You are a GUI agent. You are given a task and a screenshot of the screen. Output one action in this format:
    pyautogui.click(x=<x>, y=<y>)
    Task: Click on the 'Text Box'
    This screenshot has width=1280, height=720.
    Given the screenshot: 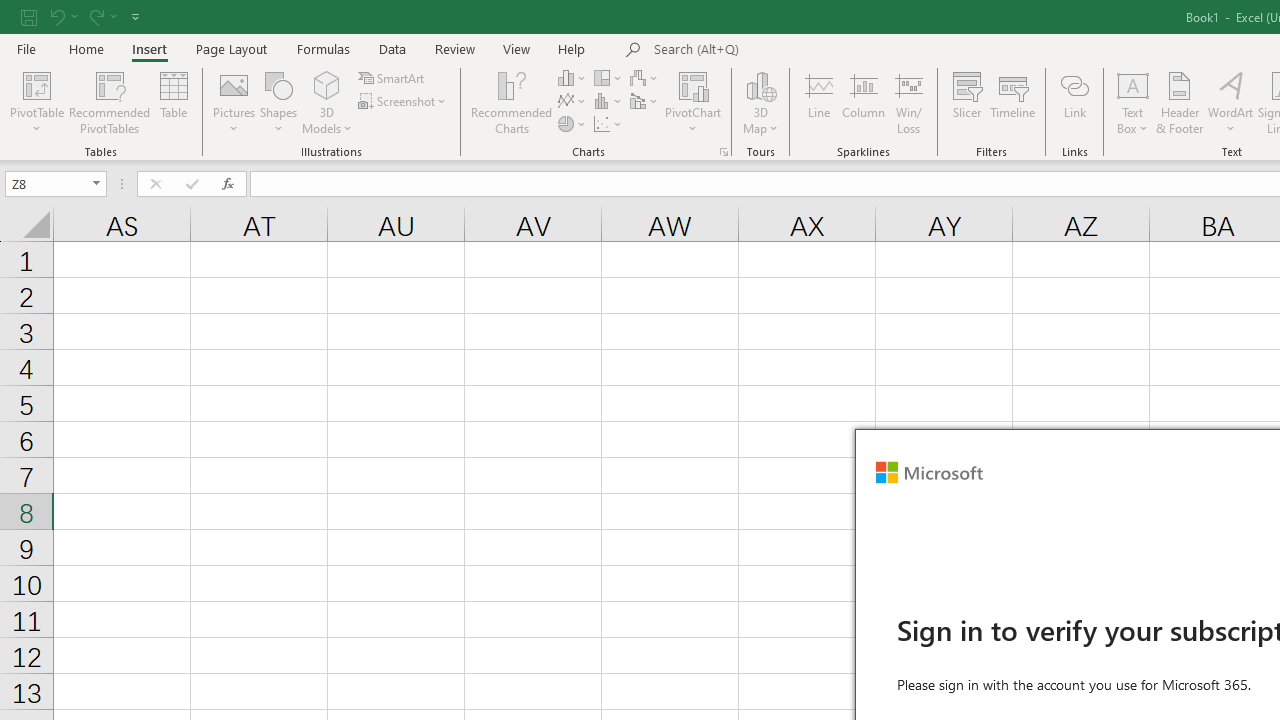 What is the action you would take?
    pyautogui.click(x=1133, y=103)
    